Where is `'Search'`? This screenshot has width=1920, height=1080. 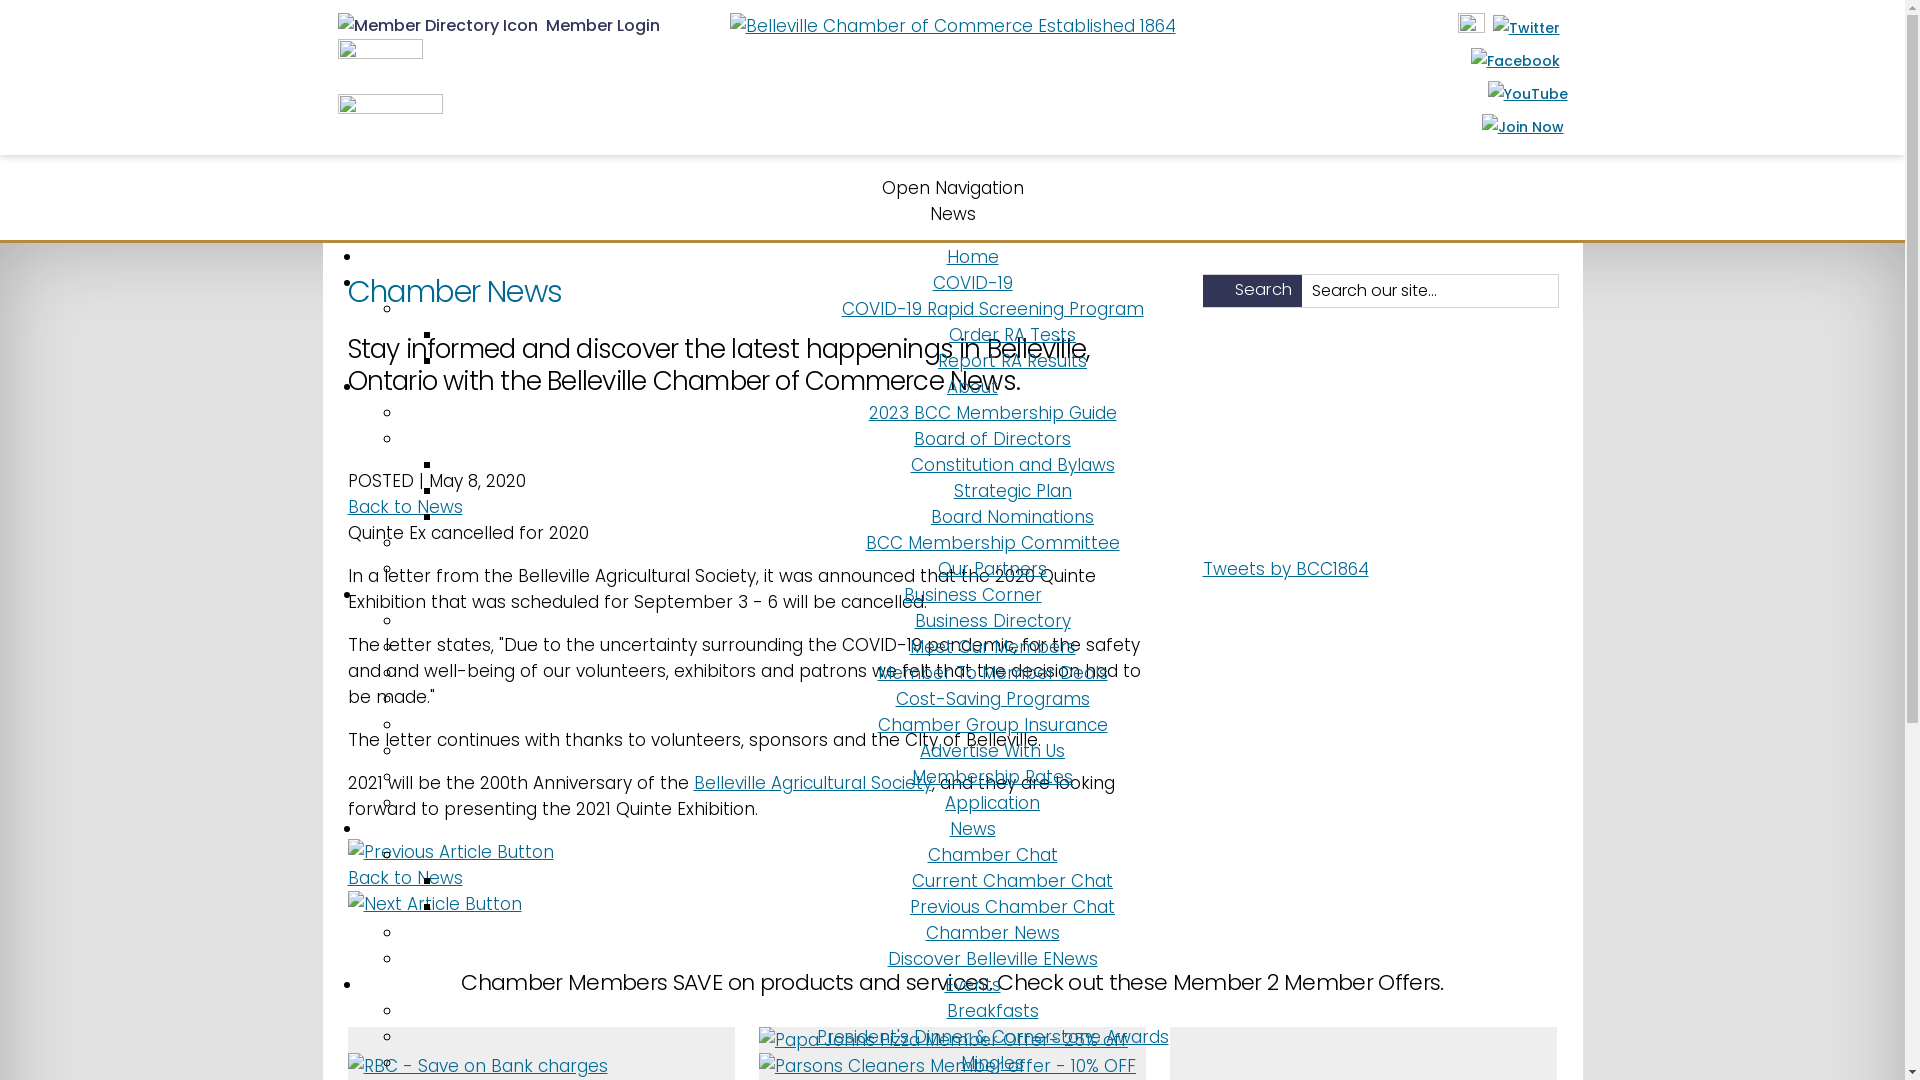
'Search' is located at coordinates (1263, 283).